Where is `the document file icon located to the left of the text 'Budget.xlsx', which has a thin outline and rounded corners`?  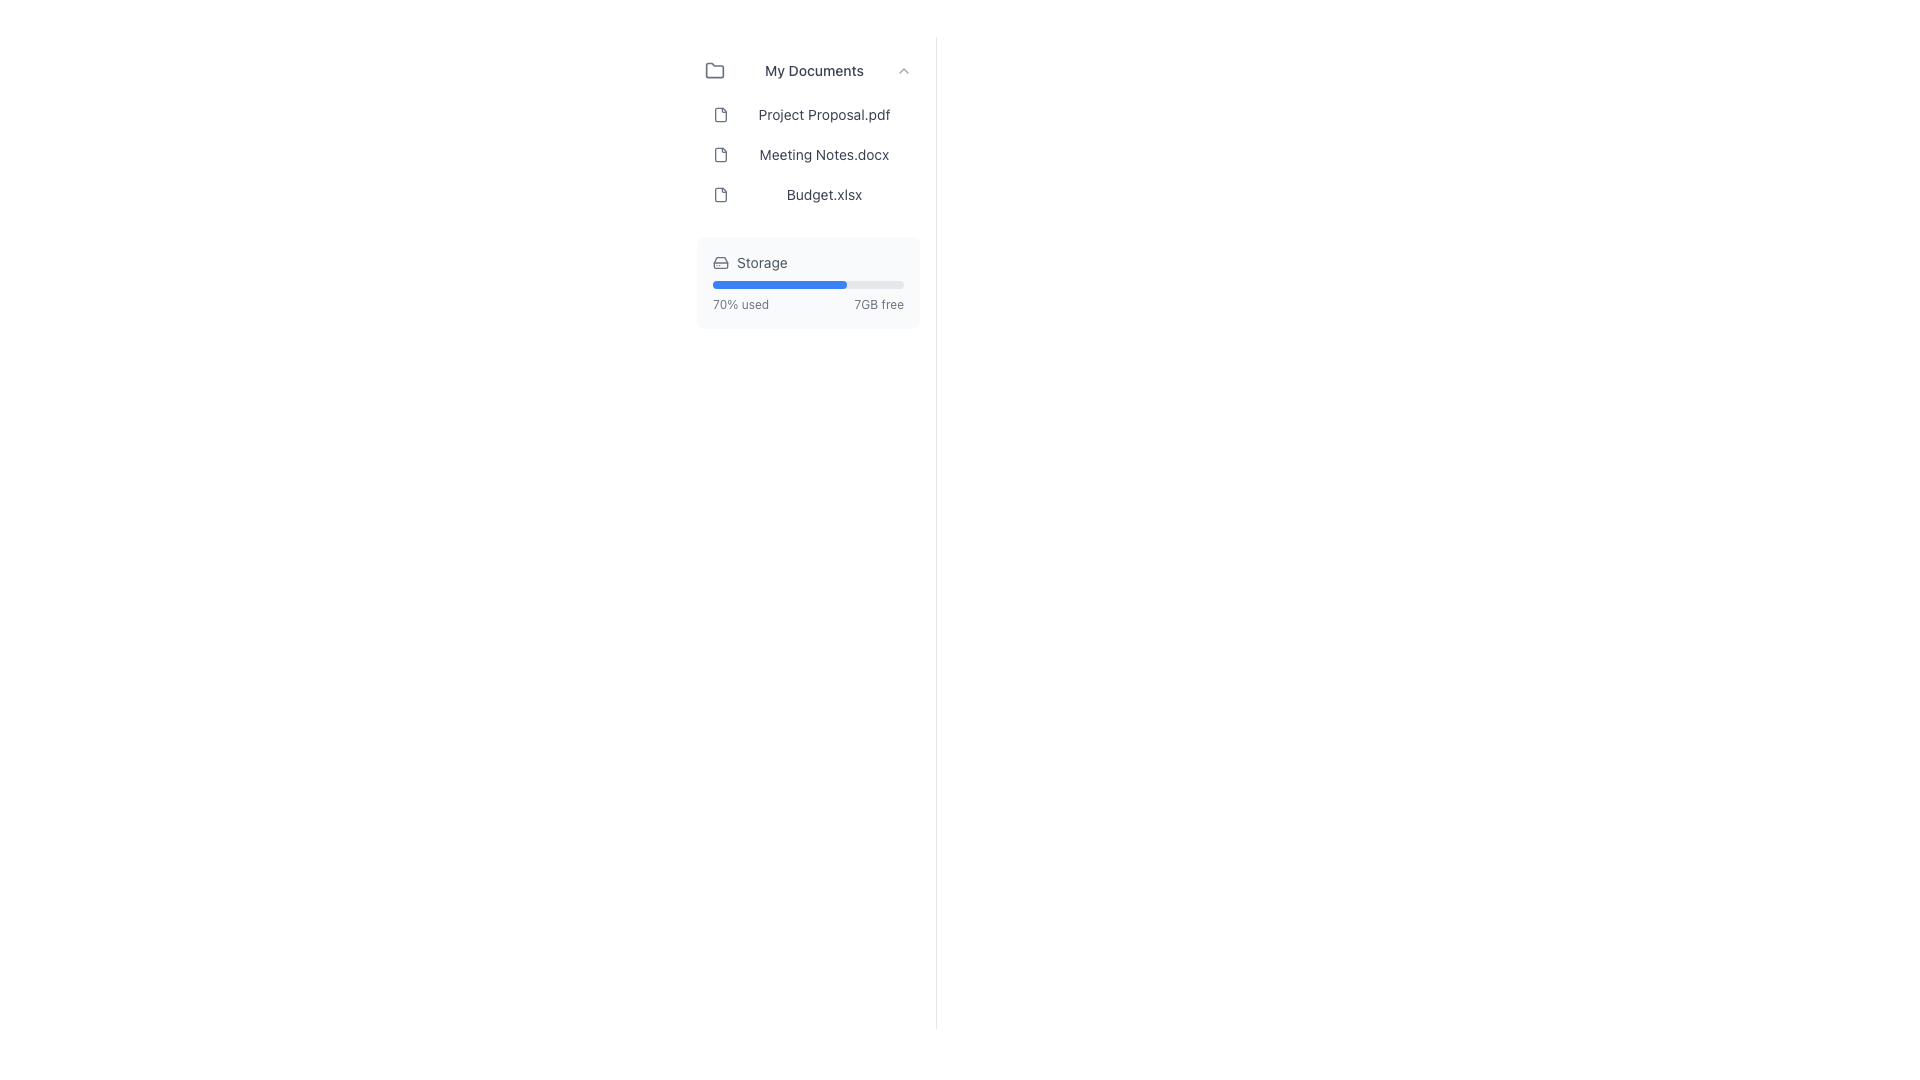
the document file icon located to the left of the text 'Budget.xlsx', which has a thin outline and rounded corners is located at coordinates (720, 195).